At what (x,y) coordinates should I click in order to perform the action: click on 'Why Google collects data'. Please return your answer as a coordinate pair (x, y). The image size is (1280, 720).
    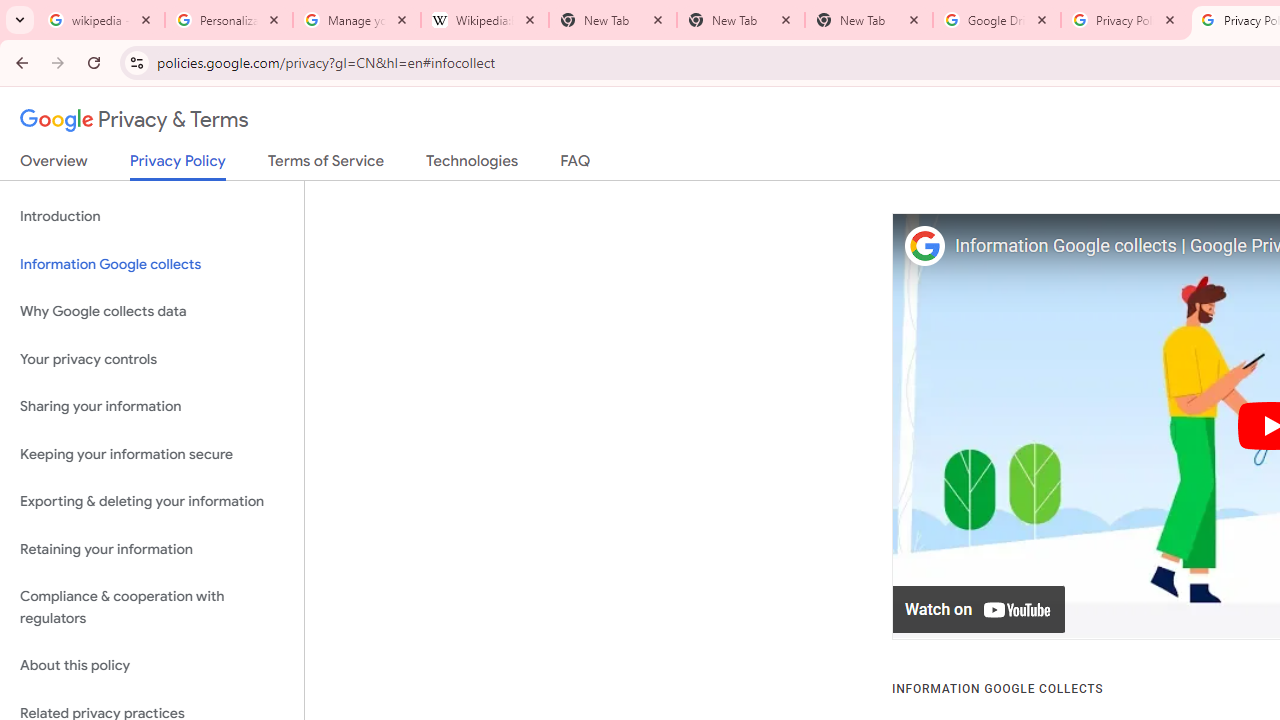
    Looking at the image, I should click on (151, 312).